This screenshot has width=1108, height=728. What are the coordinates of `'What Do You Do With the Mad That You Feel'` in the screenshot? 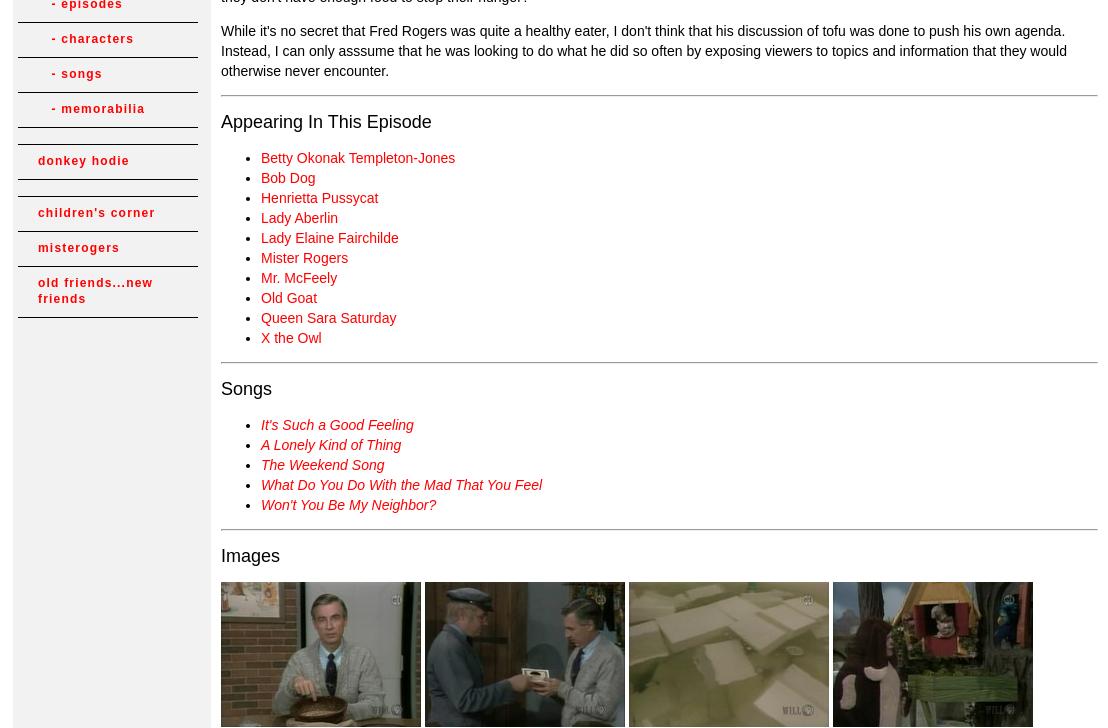 It's located at (401, 483).